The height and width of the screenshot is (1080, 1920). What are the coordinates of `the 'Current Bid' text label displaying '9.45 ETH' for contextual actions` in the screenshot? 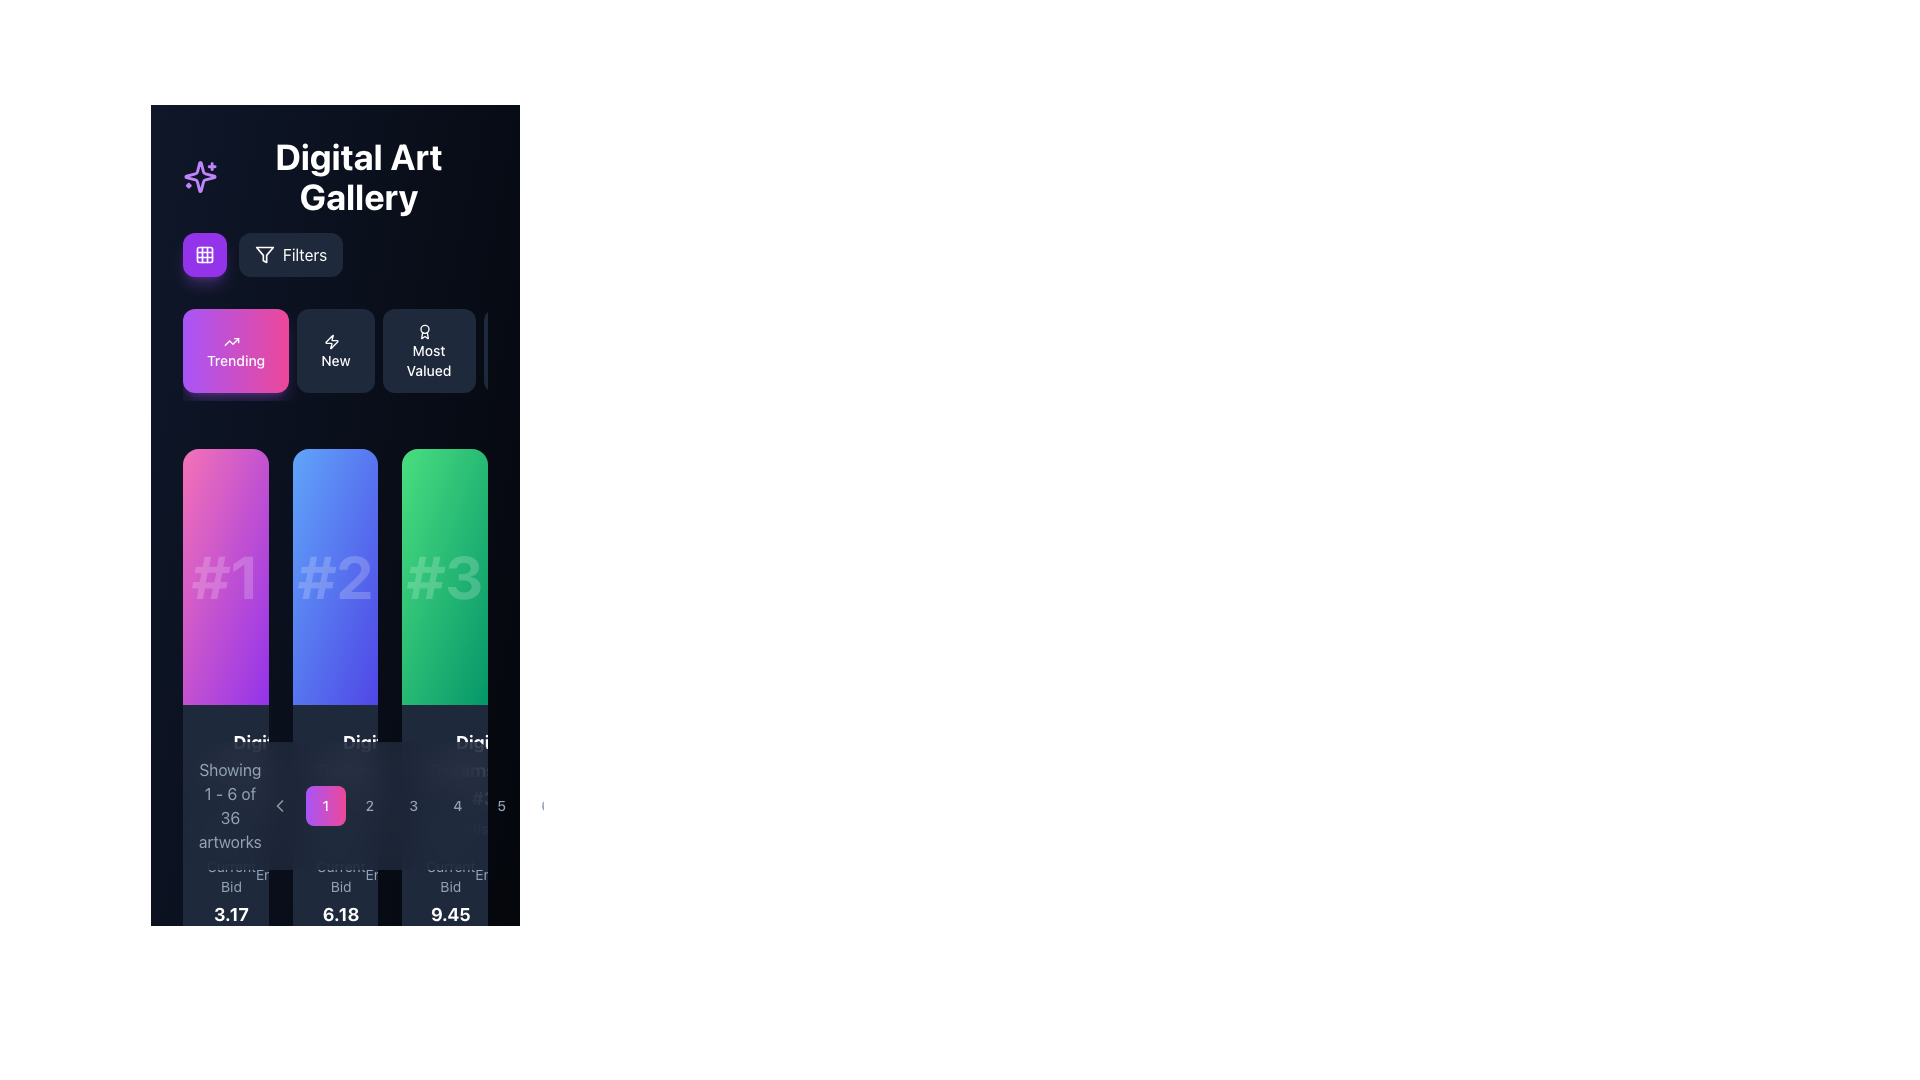 It's located at (444, 906).